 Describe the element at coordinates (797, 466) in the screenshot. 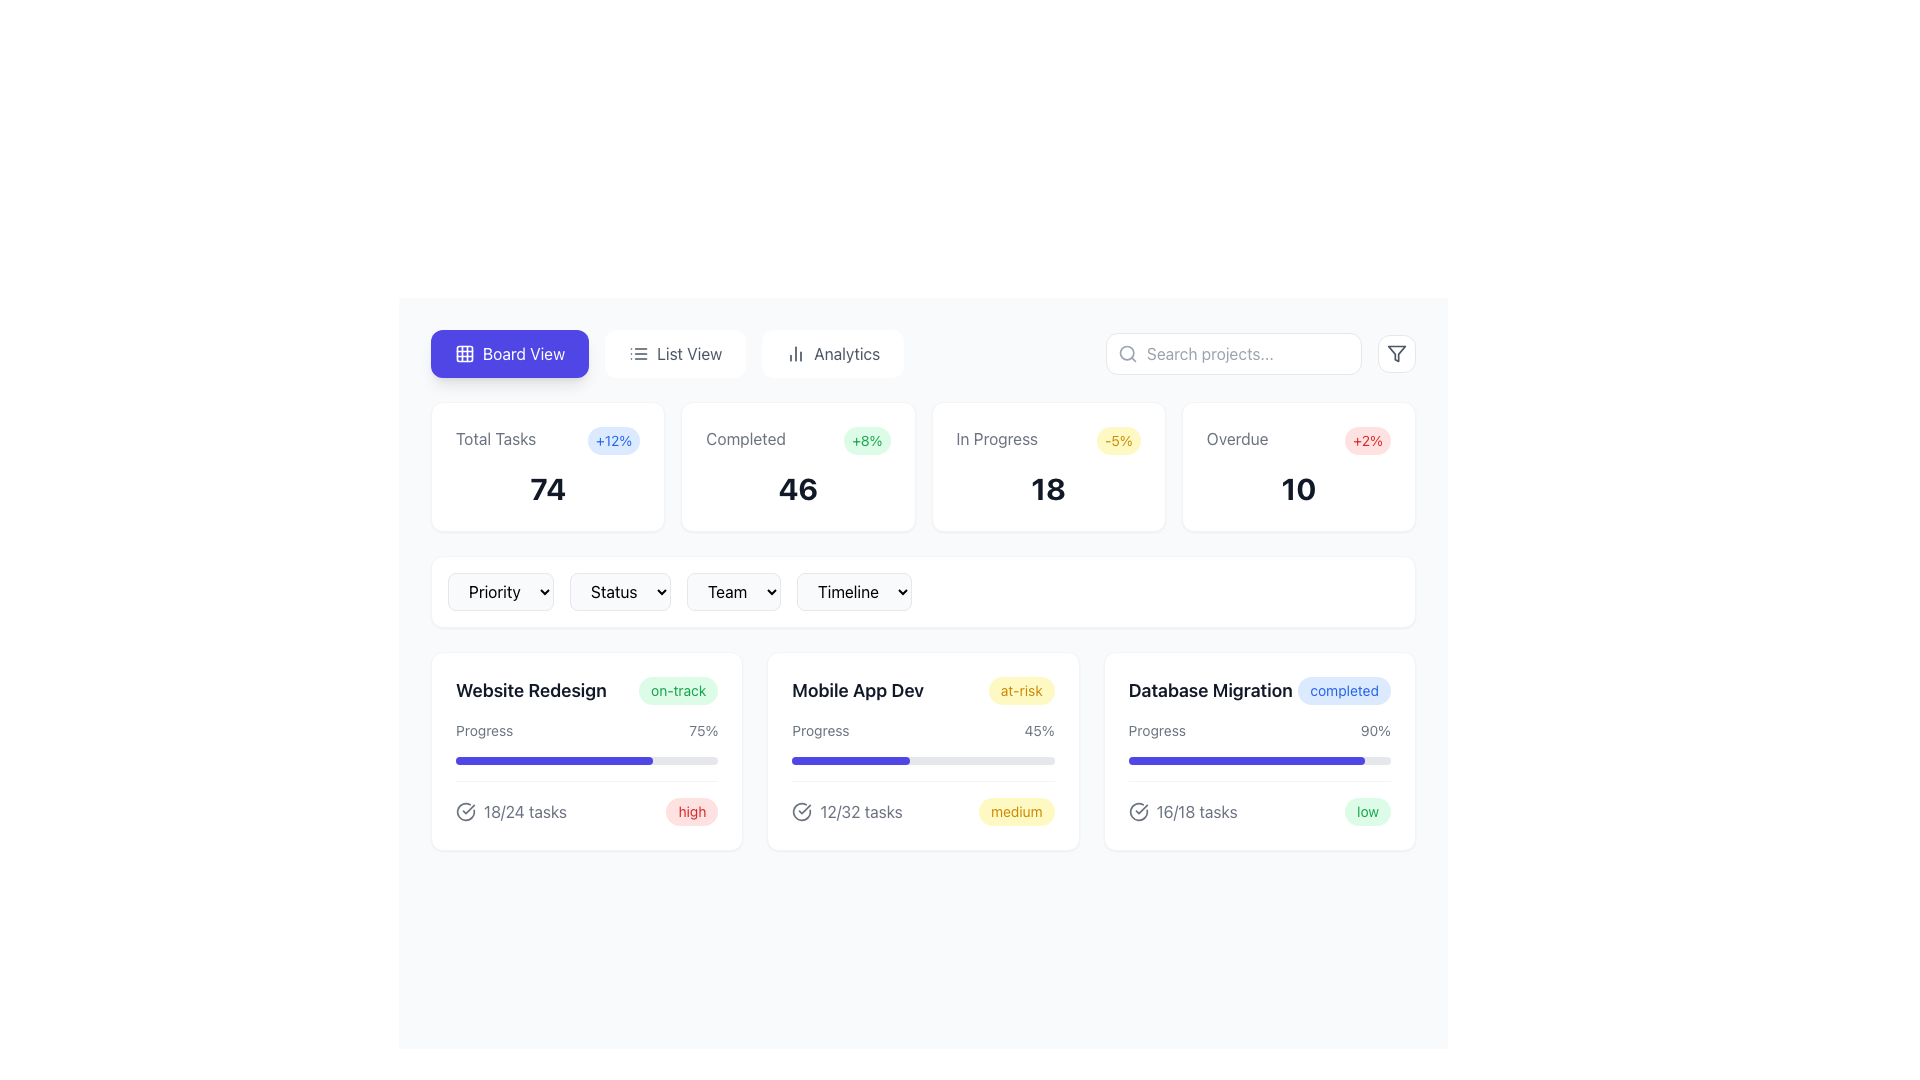

I see `the content card displaying 'Completed' with a green badge showing '+8%', located in the second column of a grid of four cards` at that location.